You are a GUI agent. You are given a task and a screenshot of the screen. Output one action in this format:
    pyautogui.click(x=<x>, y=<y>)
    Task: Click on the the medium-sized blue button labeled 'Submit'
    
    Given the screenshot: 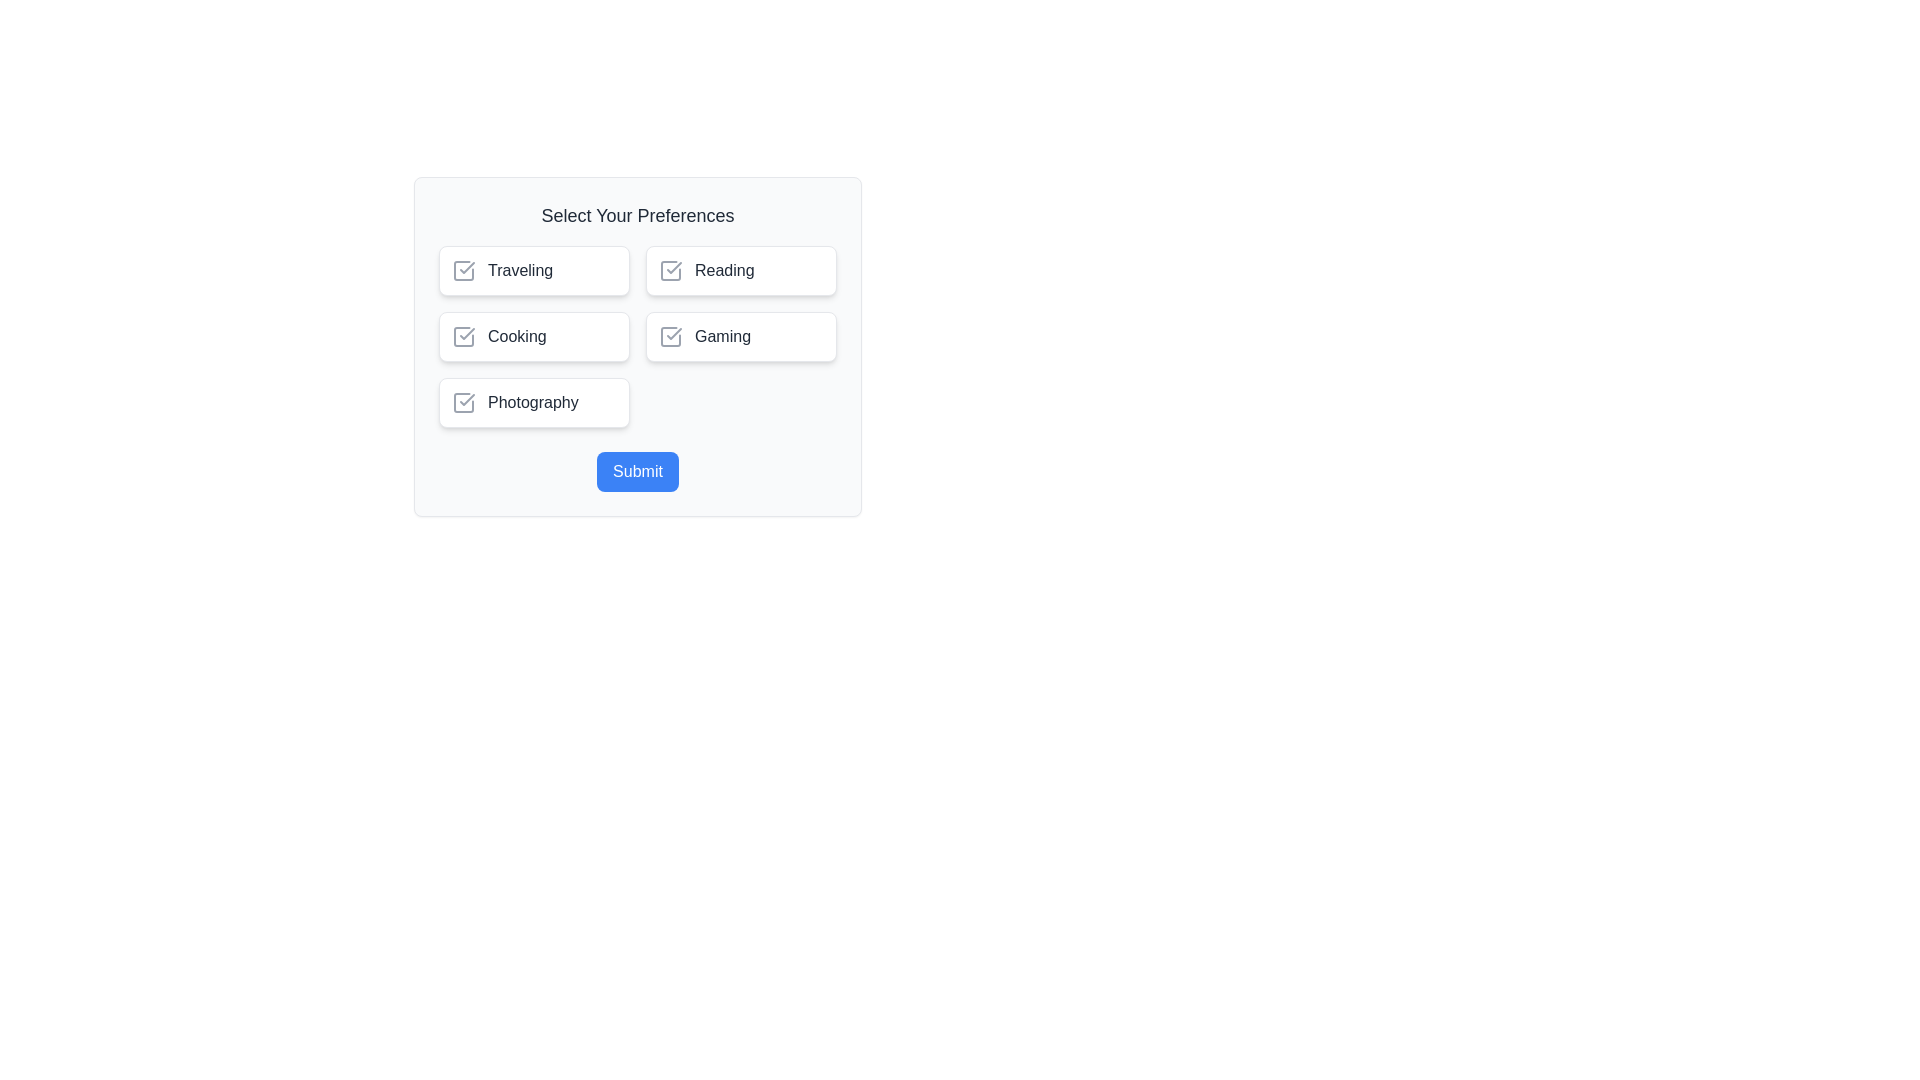 What is the action you would take?
    pyautogui.click(x=637, y=471)
    